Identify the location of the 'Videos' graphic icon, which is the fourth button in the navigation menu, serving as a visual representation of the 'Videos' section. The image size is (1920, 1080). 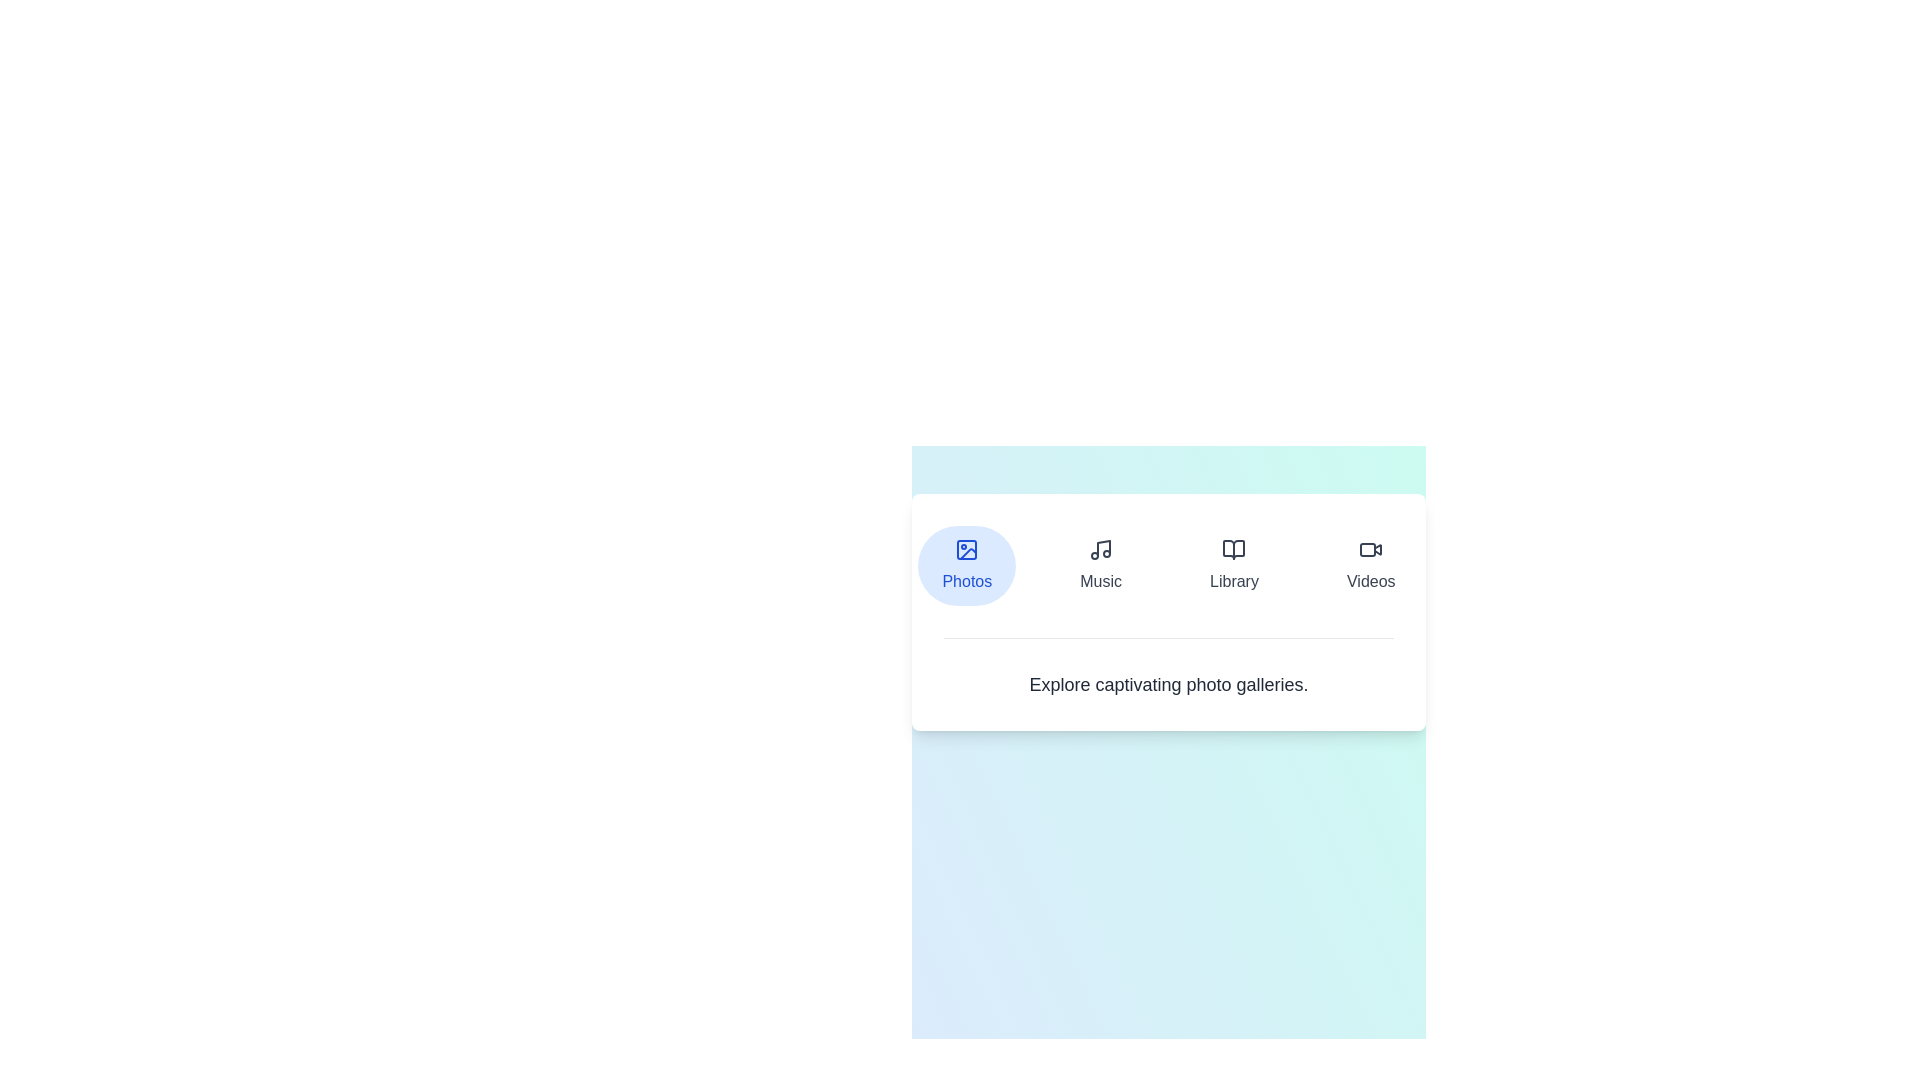
(1377, 549).